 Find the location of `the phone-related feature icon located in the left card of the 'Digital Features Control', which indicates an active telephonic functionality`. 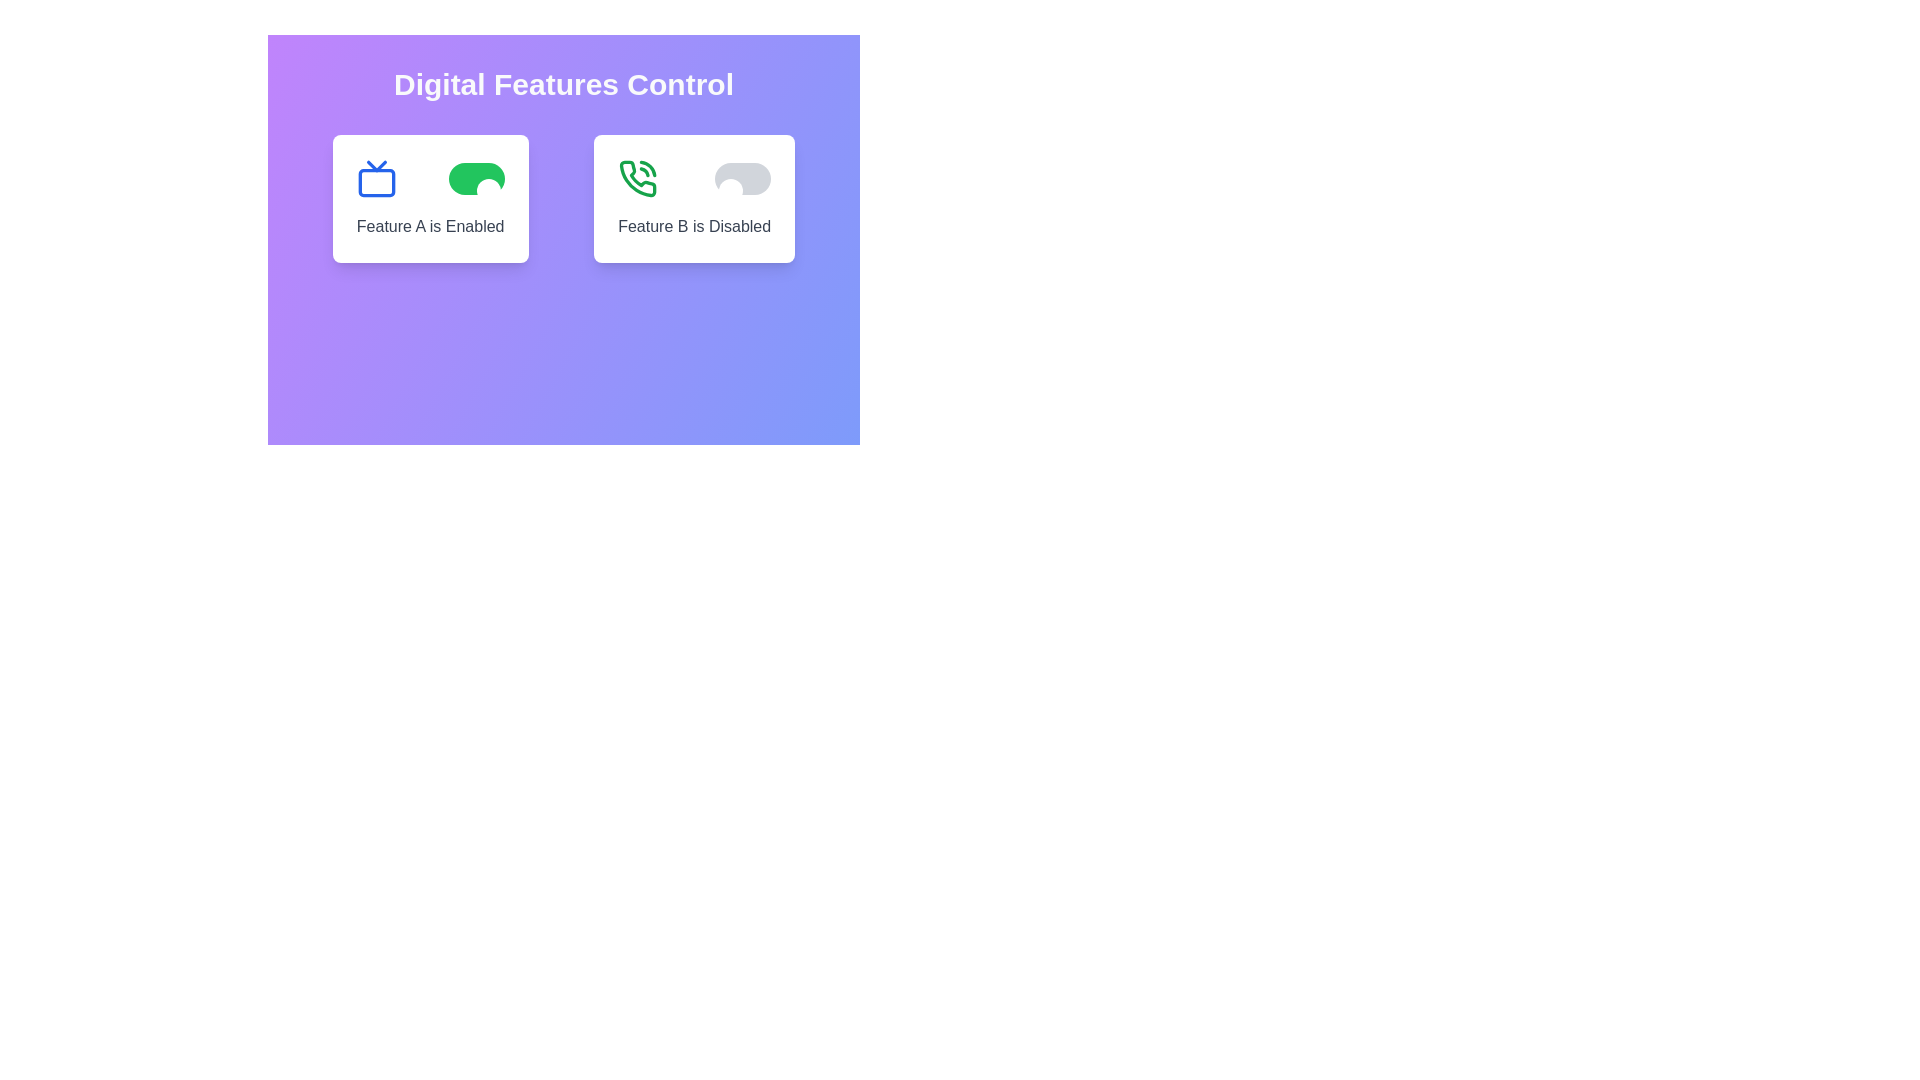

the phone-related feature icon located in the left card of the 'Digital Features Control', which indicates an active telephonic functionality is located at coordinates (637, 177).